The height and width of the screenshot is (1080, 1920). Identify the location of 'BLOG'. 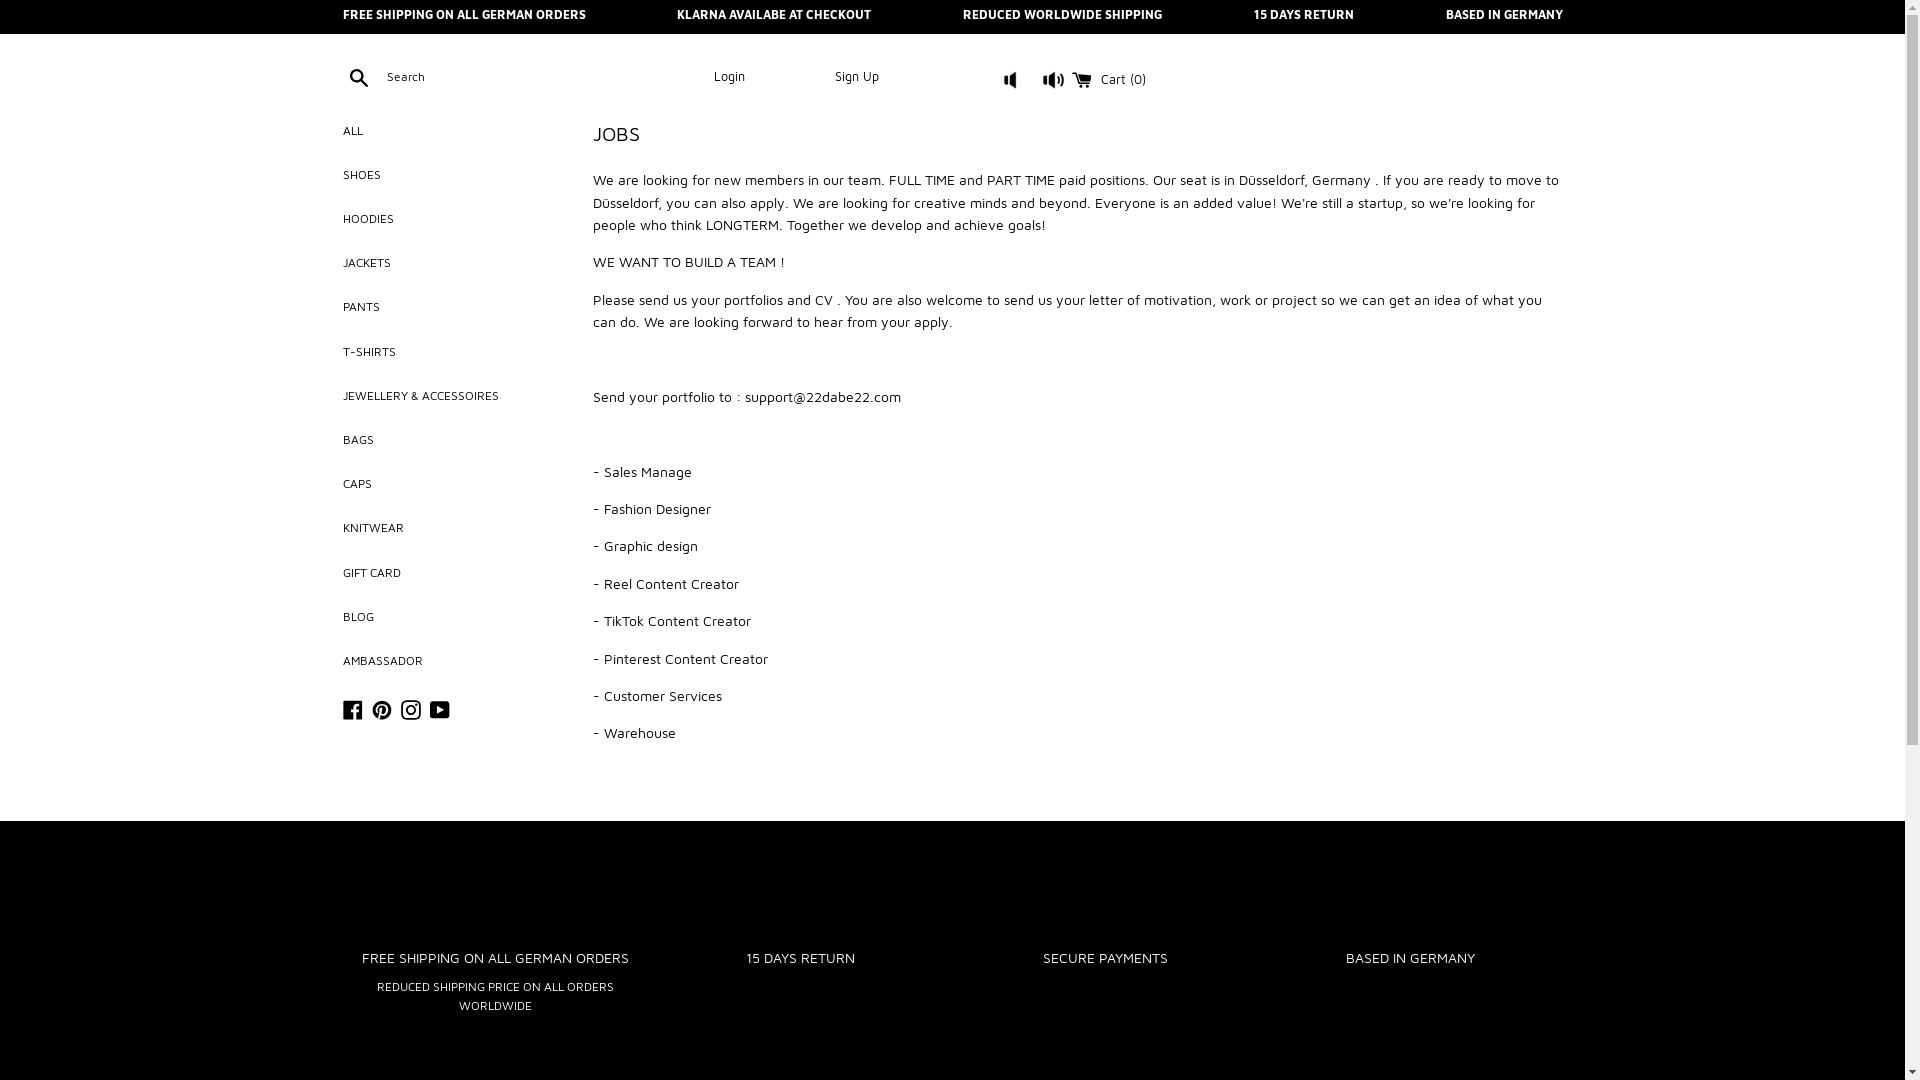
(341, 615).